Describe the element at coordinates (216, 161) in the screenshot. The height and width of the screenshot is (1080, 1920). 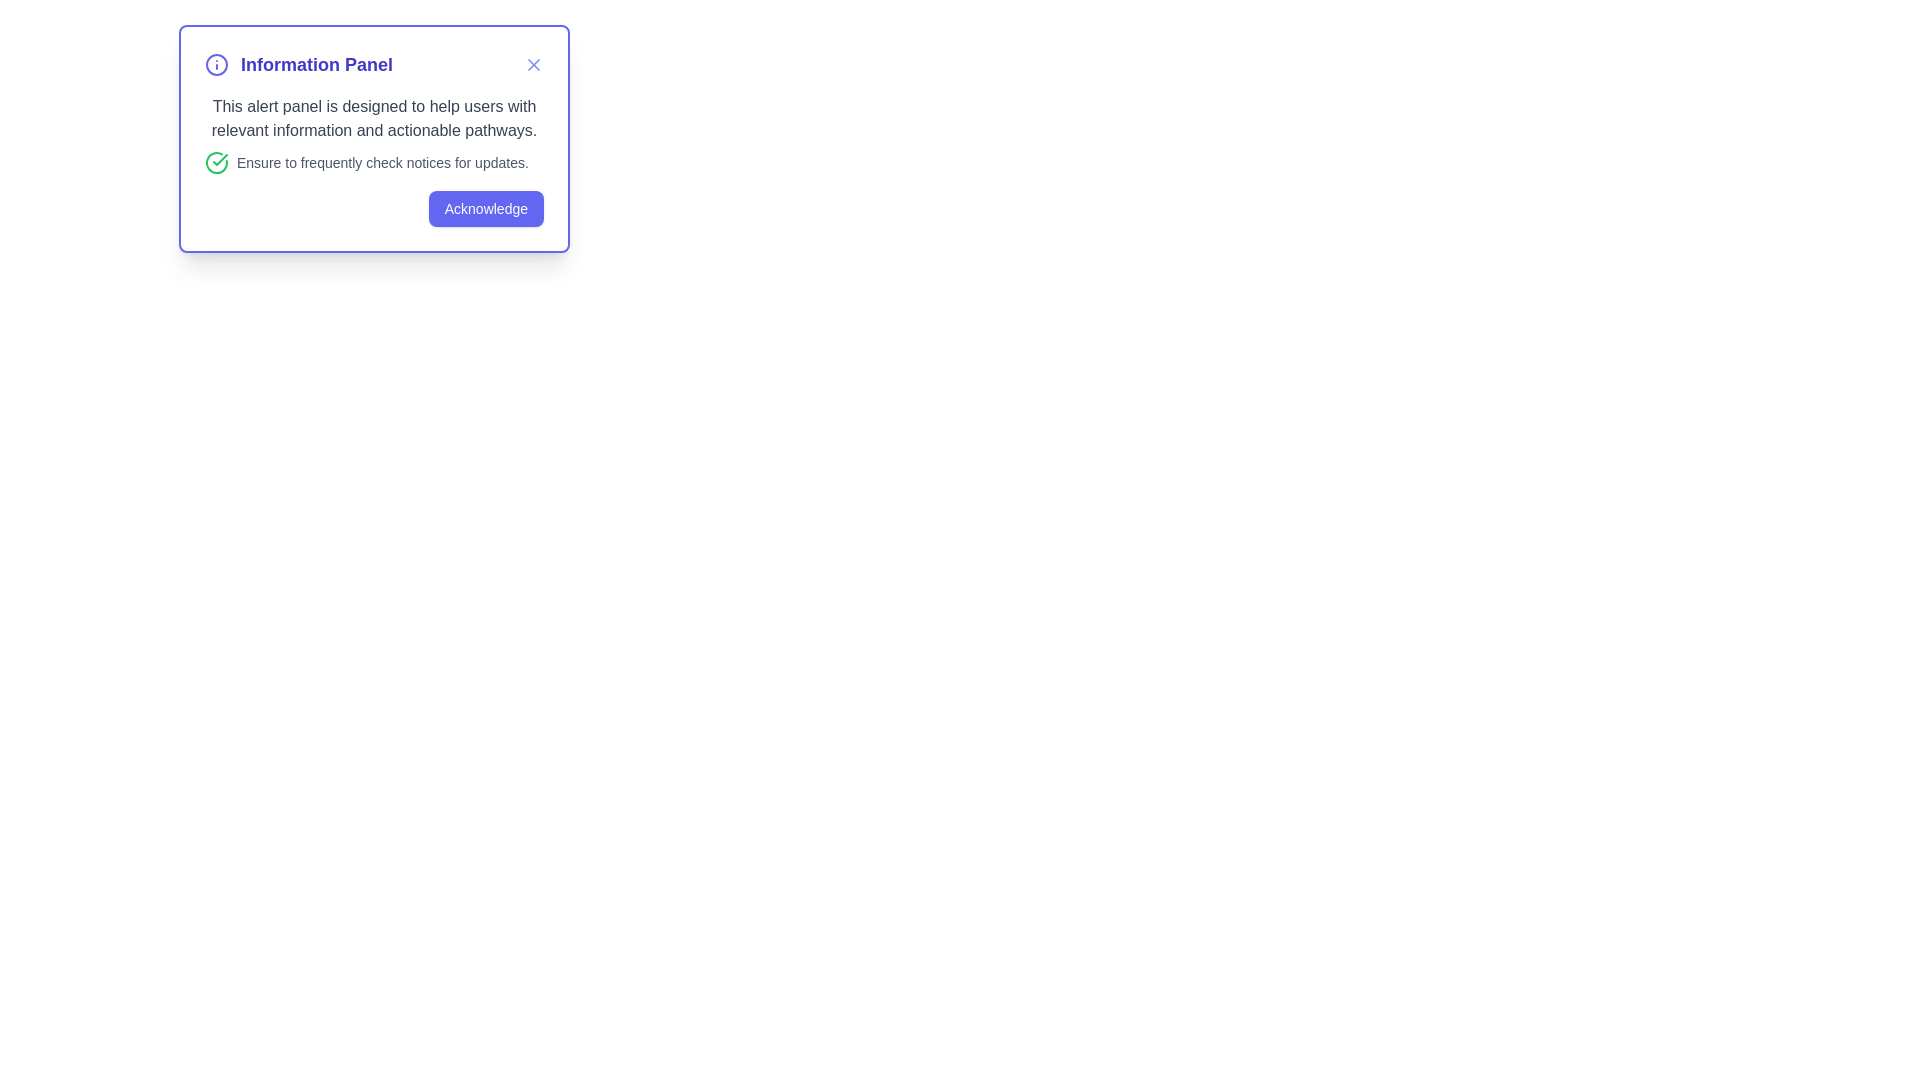
I see `the green checkmark icon inside a circle, located at the bottom-left corner of the notice panel` at that location.